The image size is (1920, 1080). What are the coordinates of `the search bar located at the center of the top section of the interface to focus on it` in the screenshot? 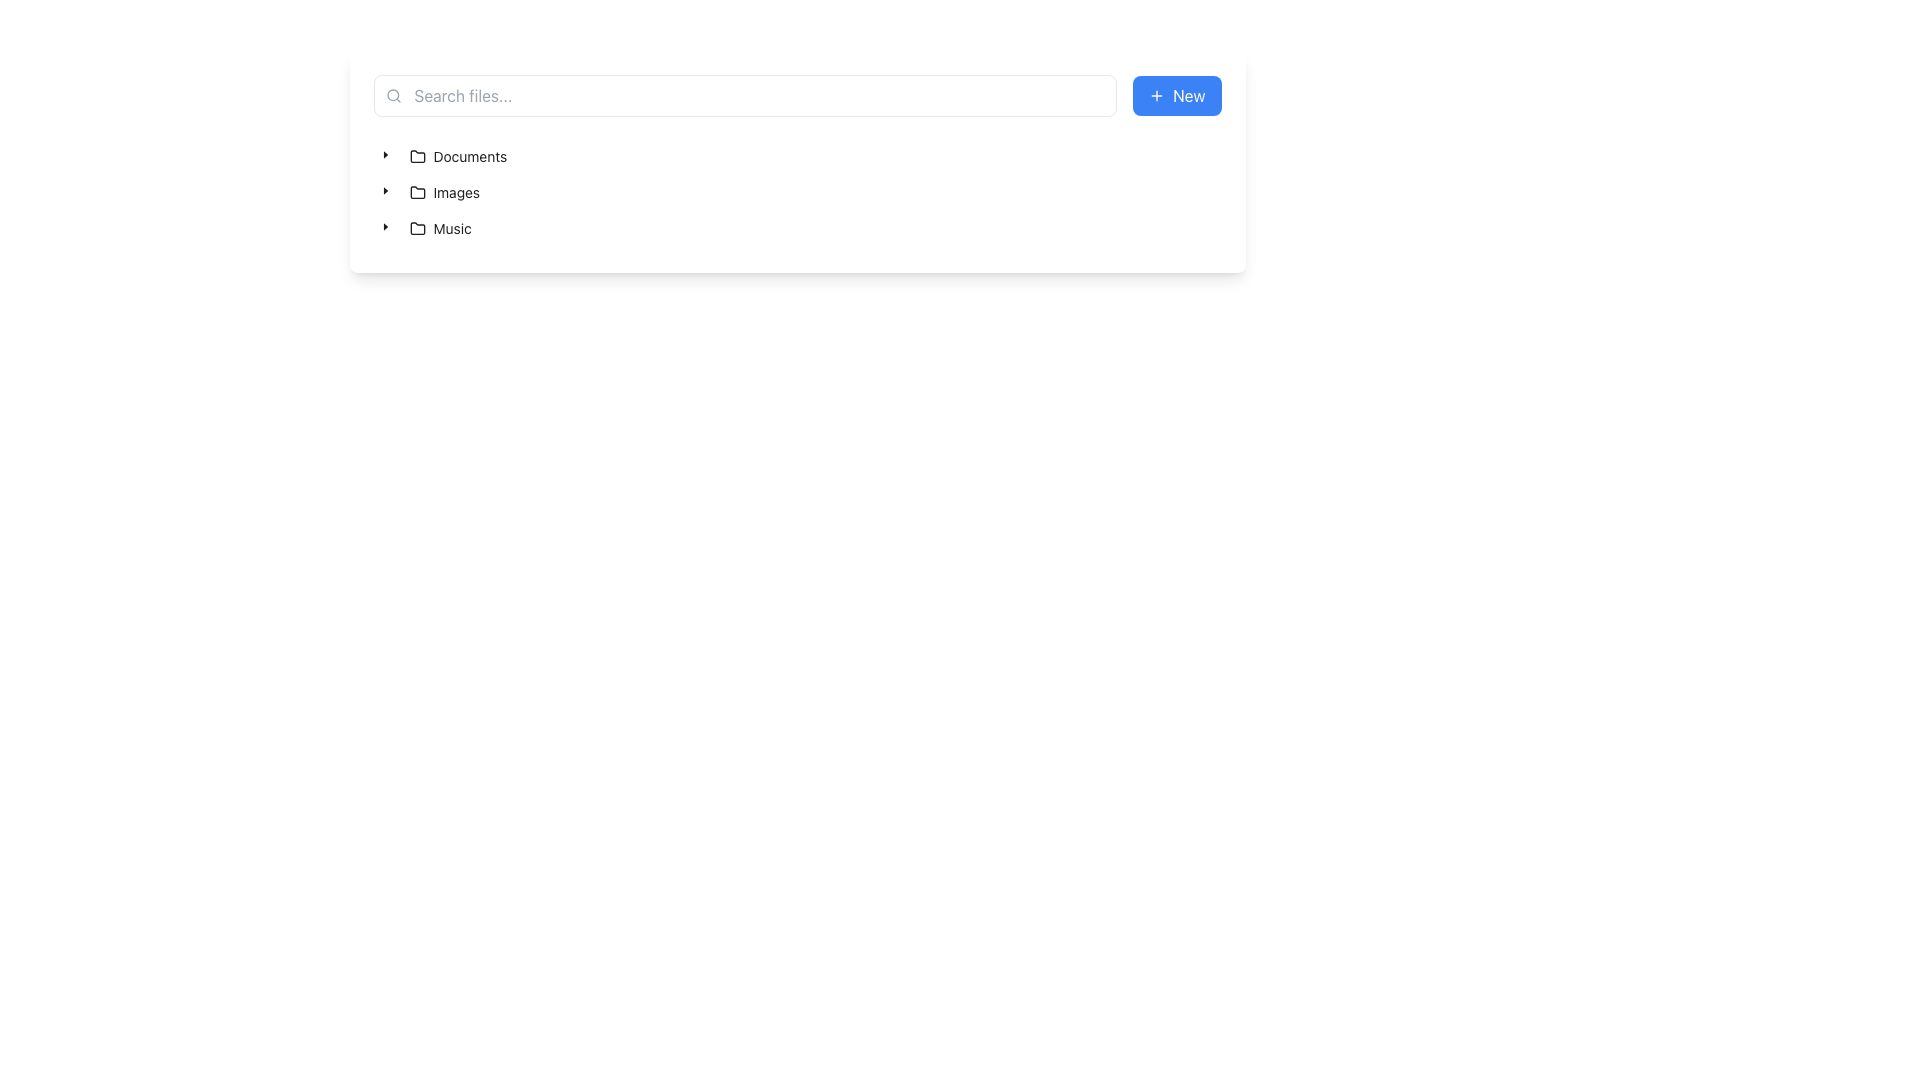 It's located at (744, 96).